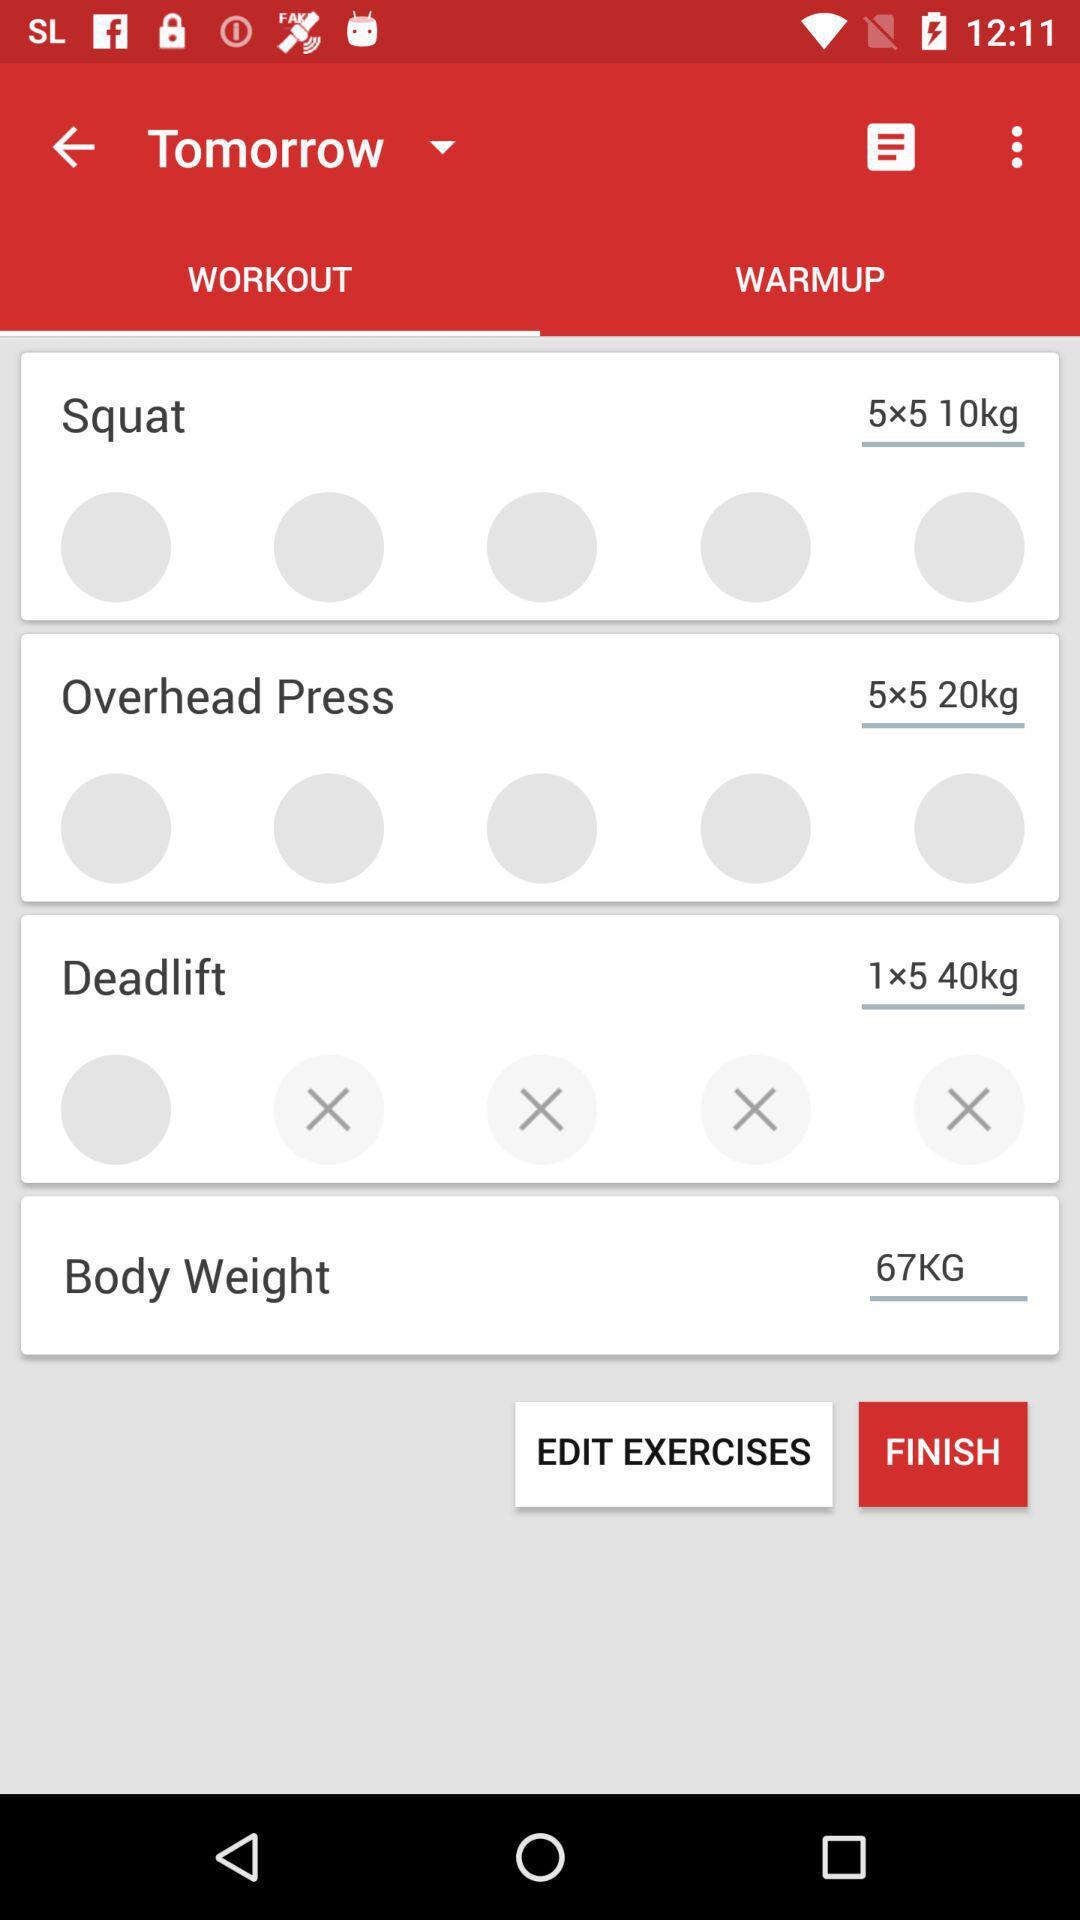 The image size is (1080, 1920). What do you see at coordinates (72, 146) in the screenshot?
I see `item next to the tomorrow icon` at bounding box center [72, 146].